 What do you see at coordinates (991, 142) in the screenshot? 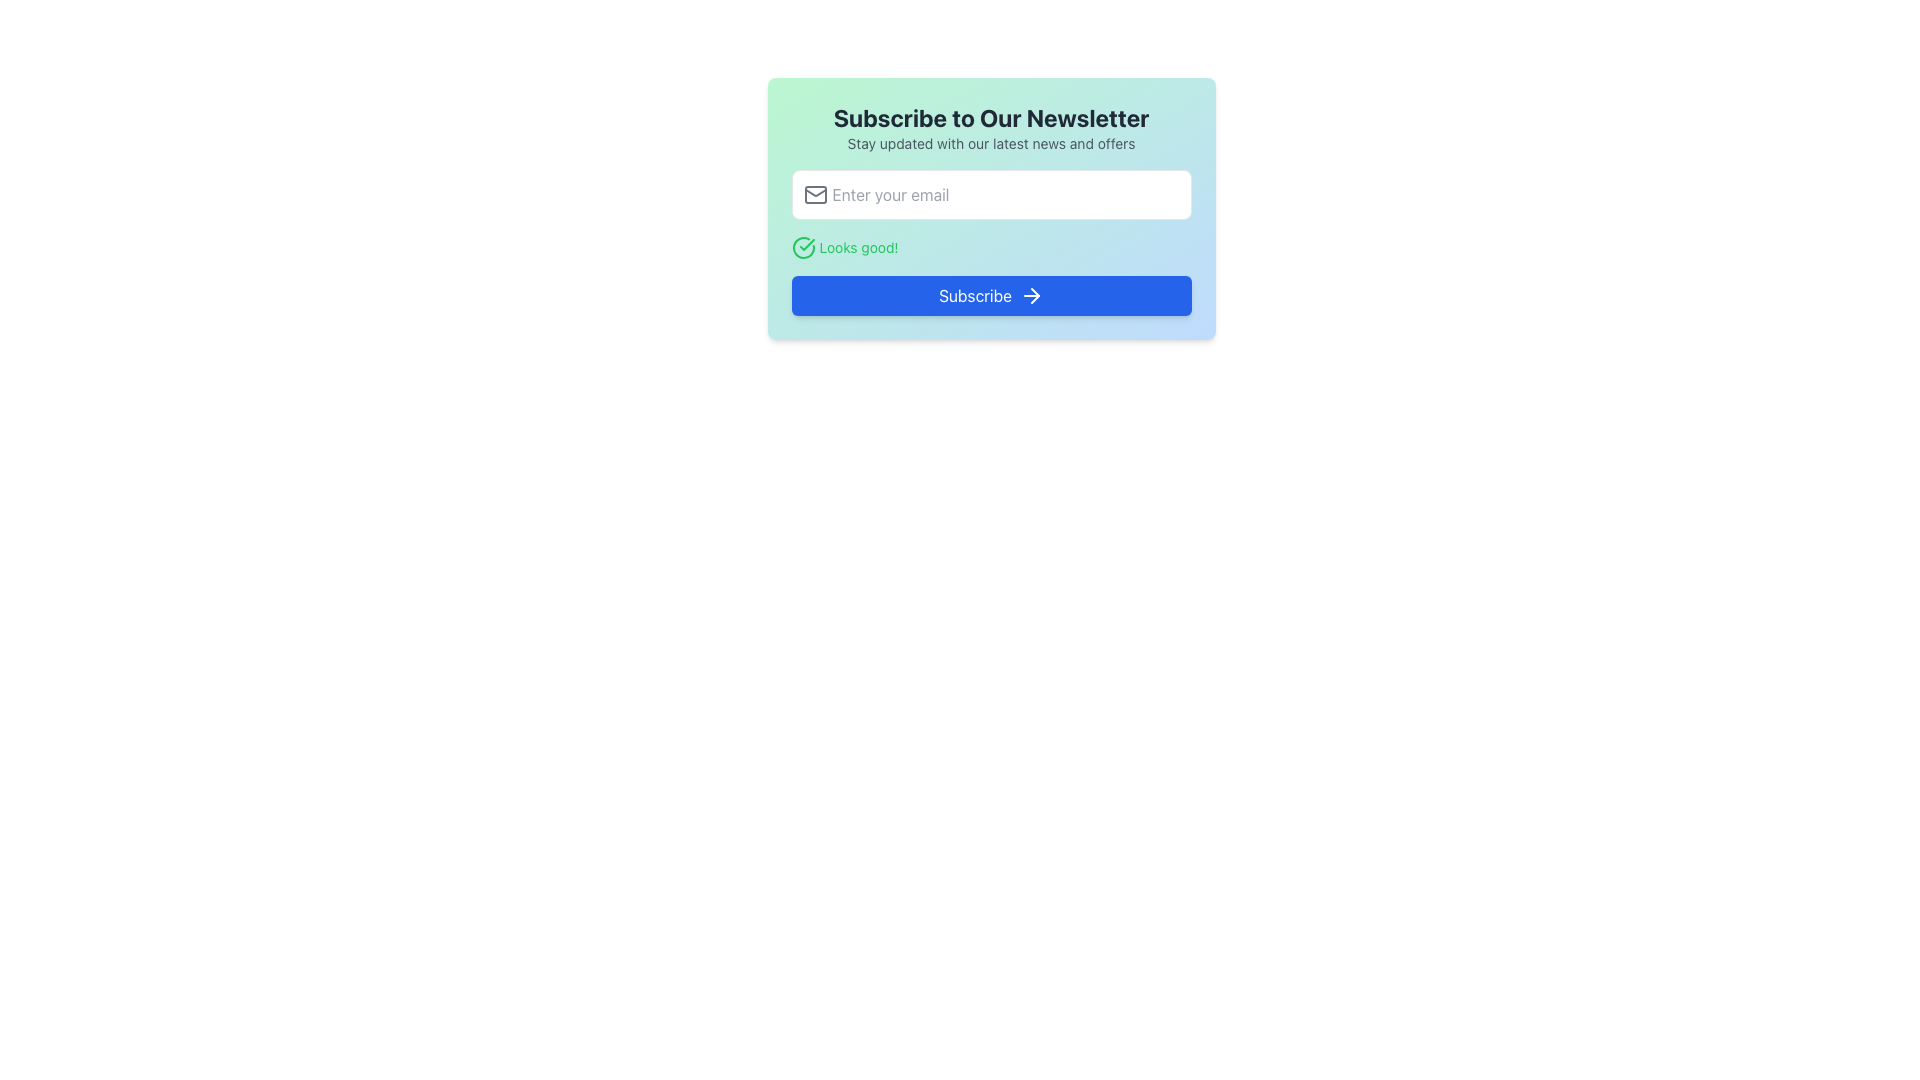
I see `the Text Label that provides instructions for the newsletter subscription, located directly below the 'Subscribe to Our Newsletter' header` at bounding box center [991, 142].